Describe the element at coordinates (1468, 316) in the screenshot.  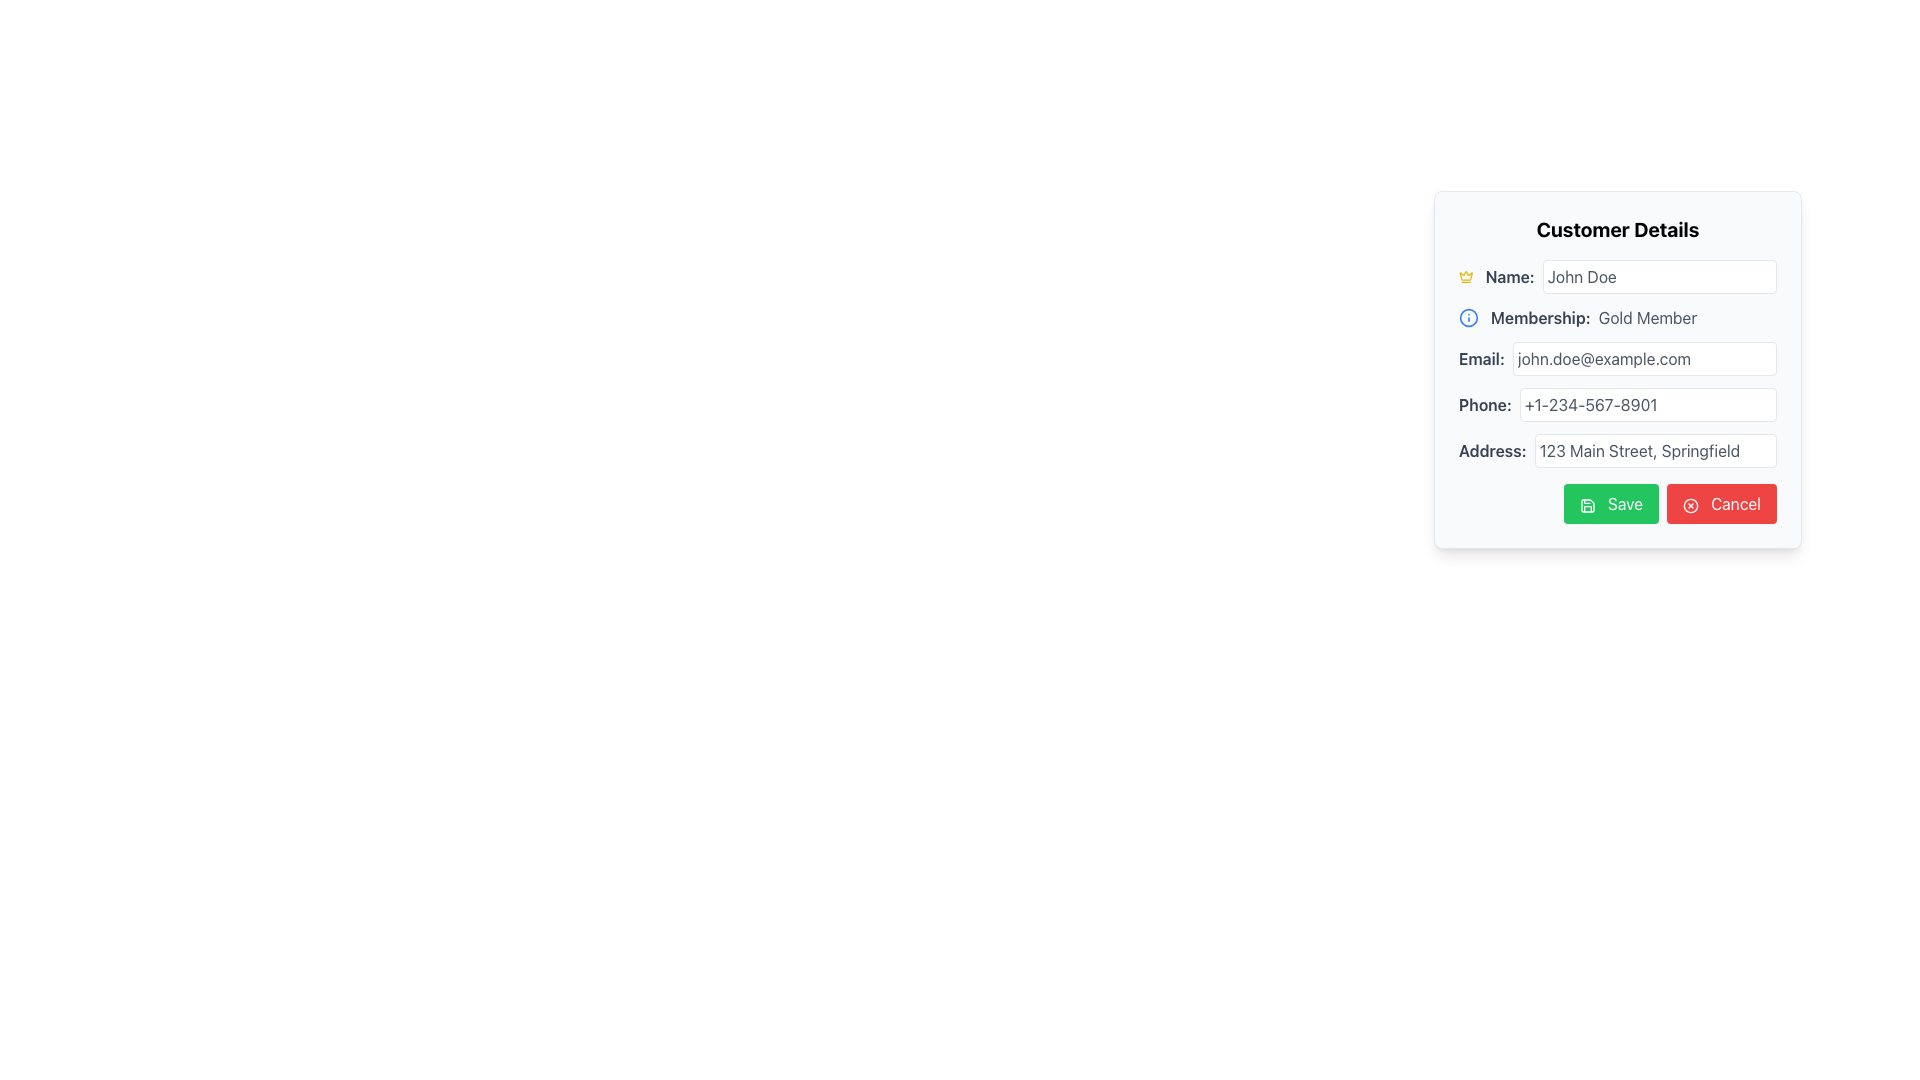
I see `the information icon located to the left of the 'Membership:' label in the 'Customer Details' form` at that location.